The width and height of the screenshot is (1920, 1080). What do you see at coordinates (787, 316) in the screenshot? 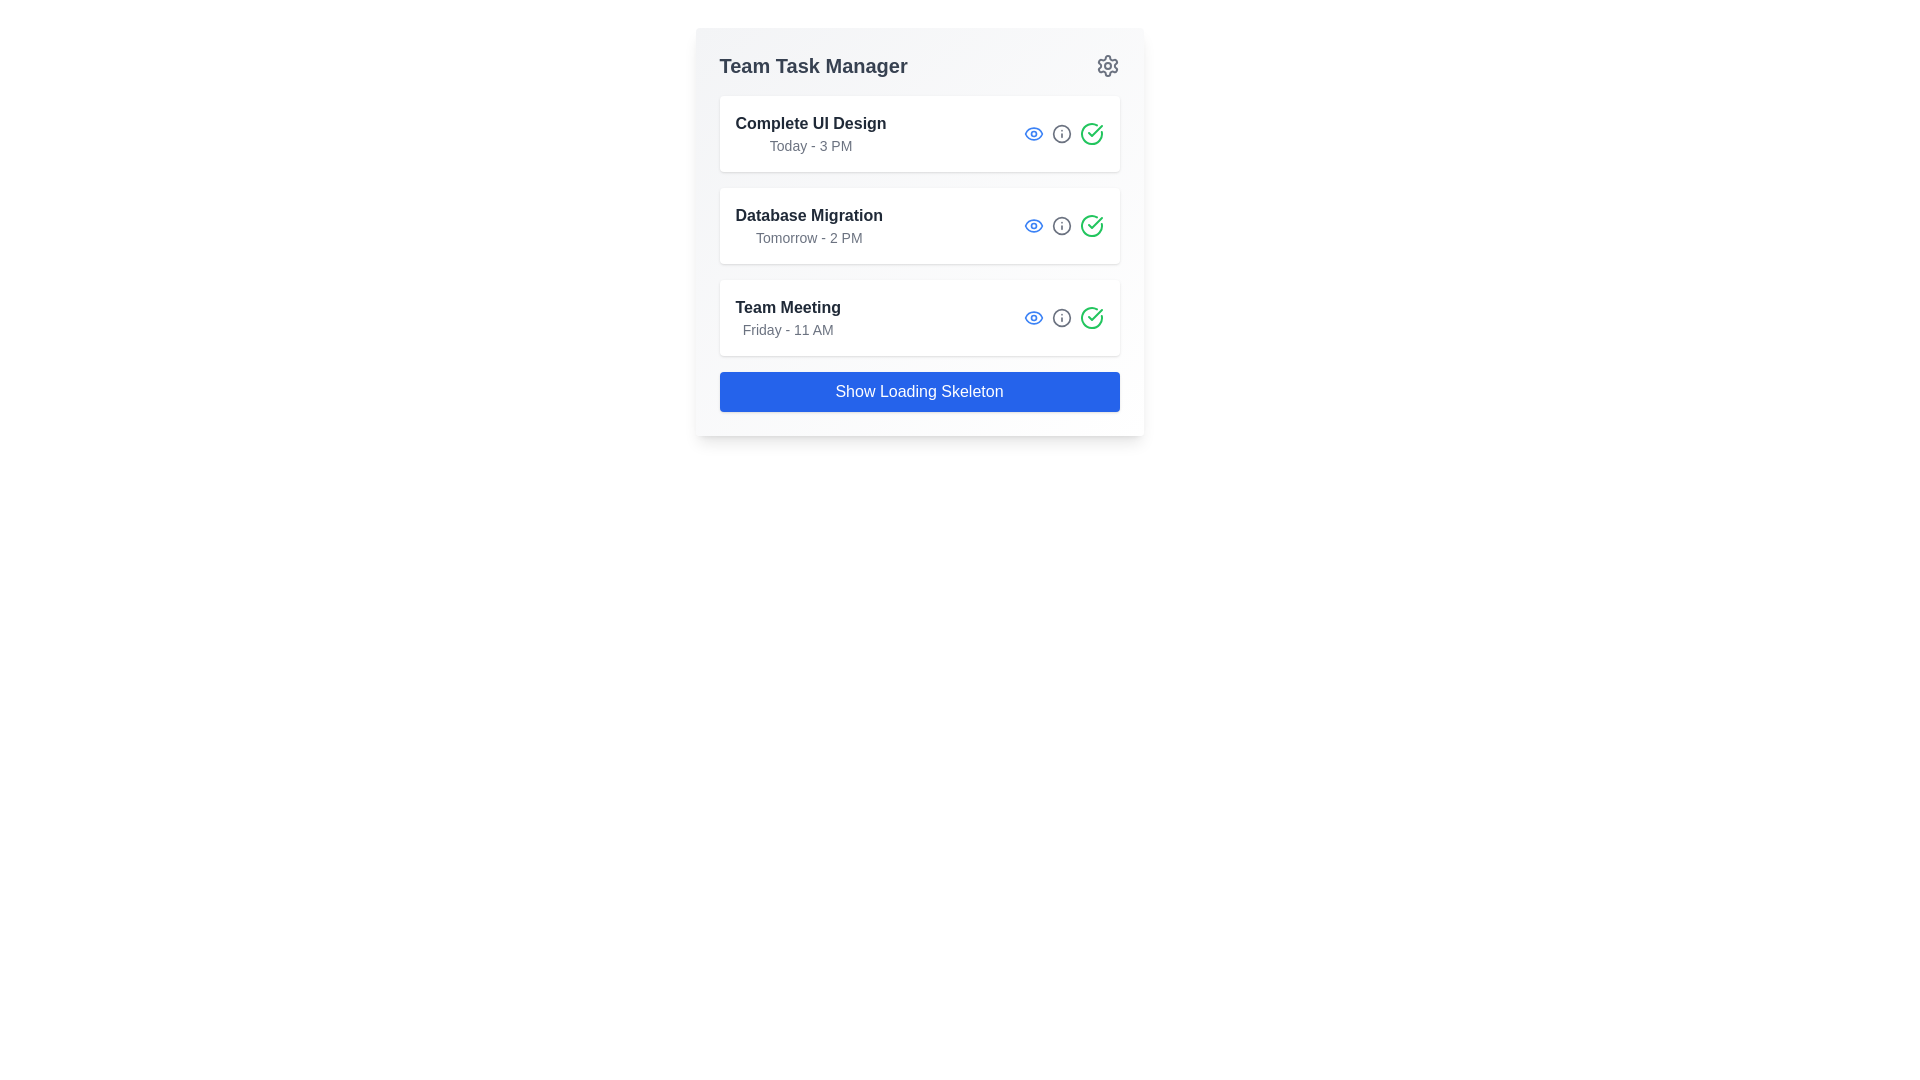
I see `the Text Display that shows 'Team Meeting' and 'Friday - 11 AM' in the third item row of the vertical task list` at bounding box center [787, 316].